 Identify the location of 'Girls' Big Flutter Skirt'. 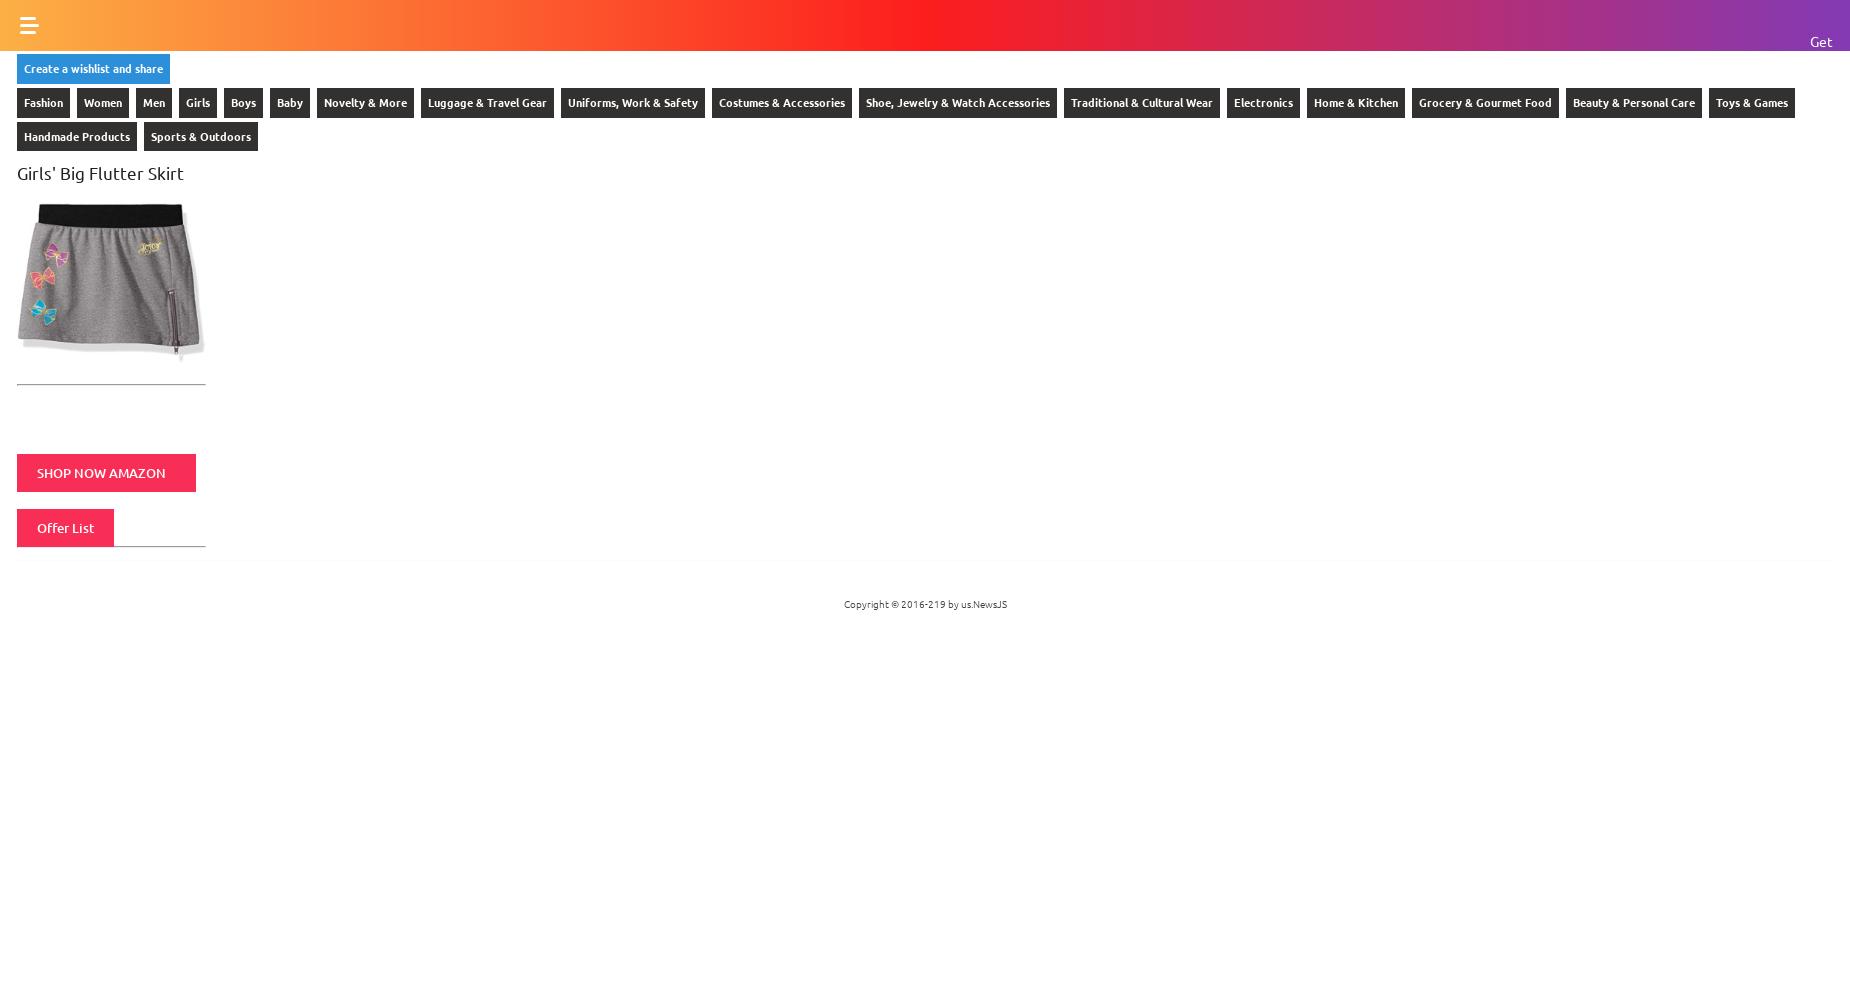
(99, 172).